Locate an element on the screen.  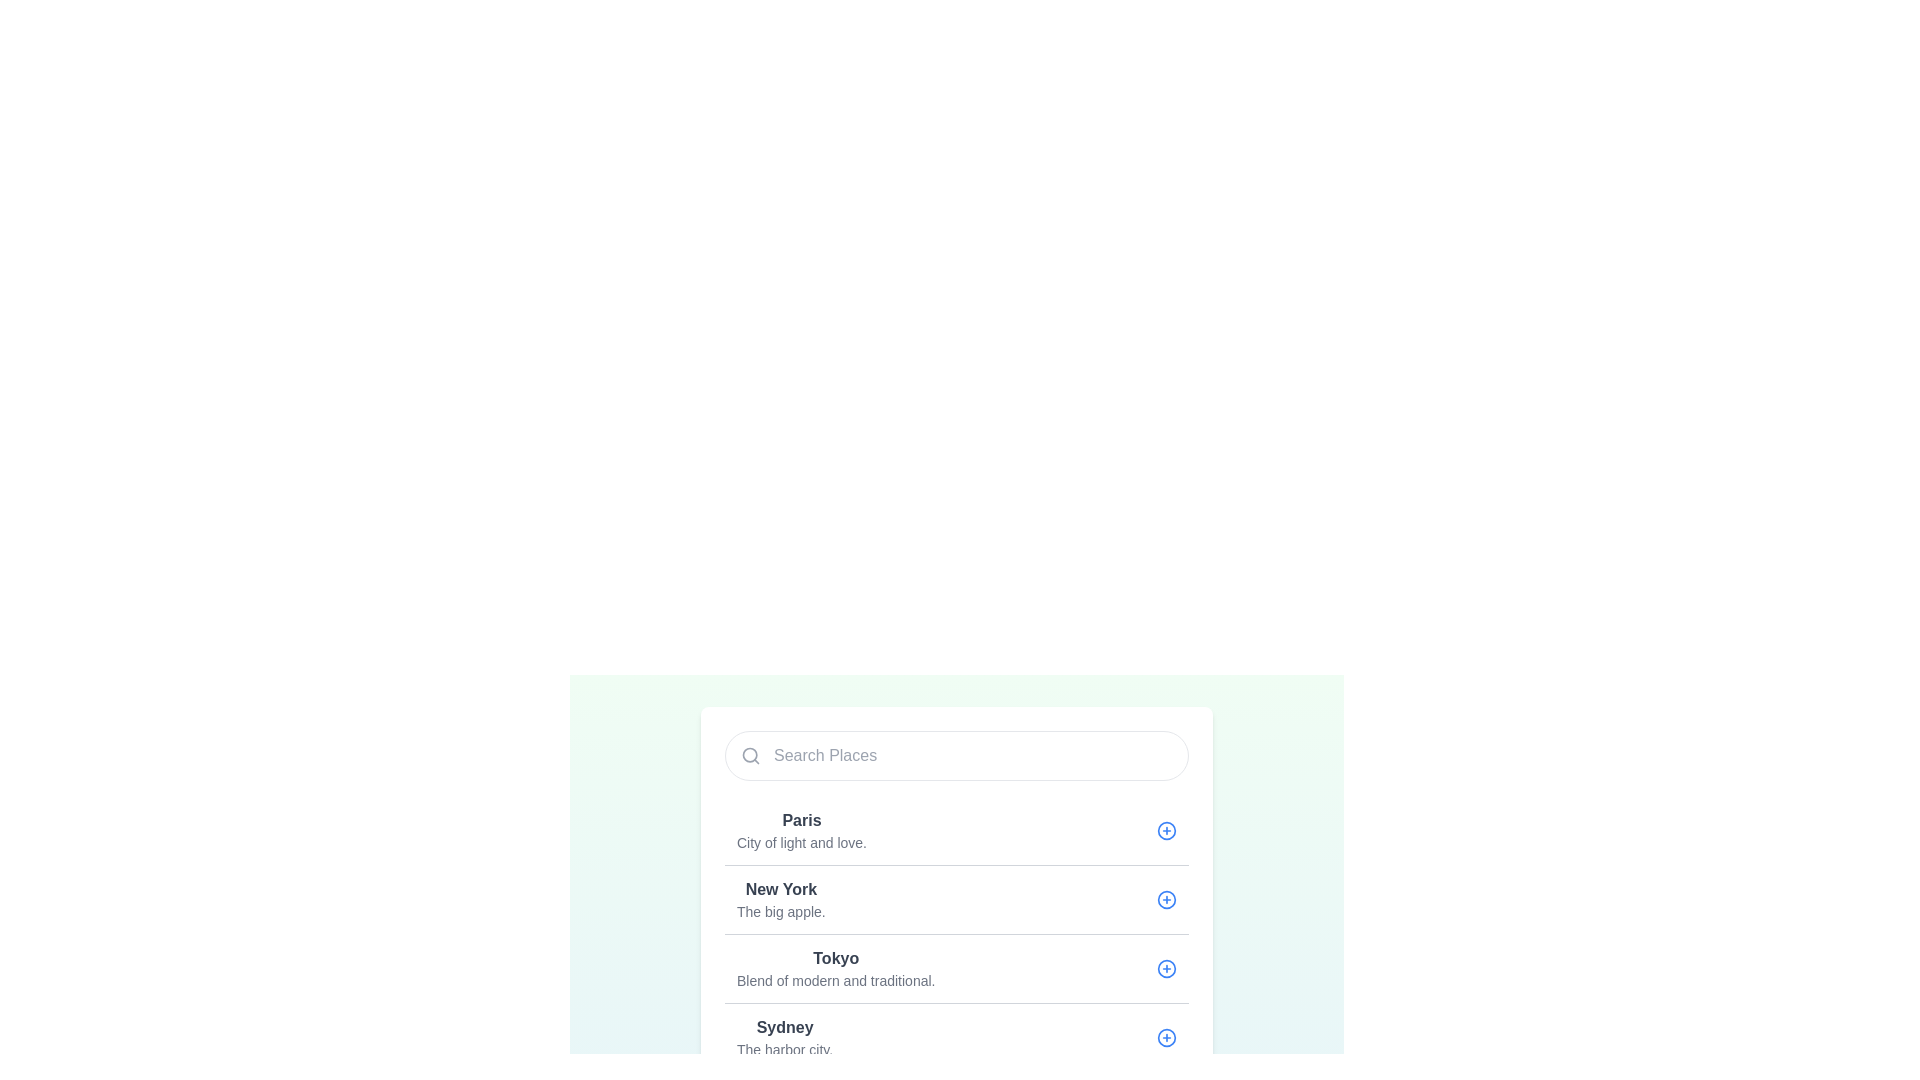
the magnifying glass icon that represents the search functionality within the input field, located at the left edge of the field is located at coordinates (749, 756).